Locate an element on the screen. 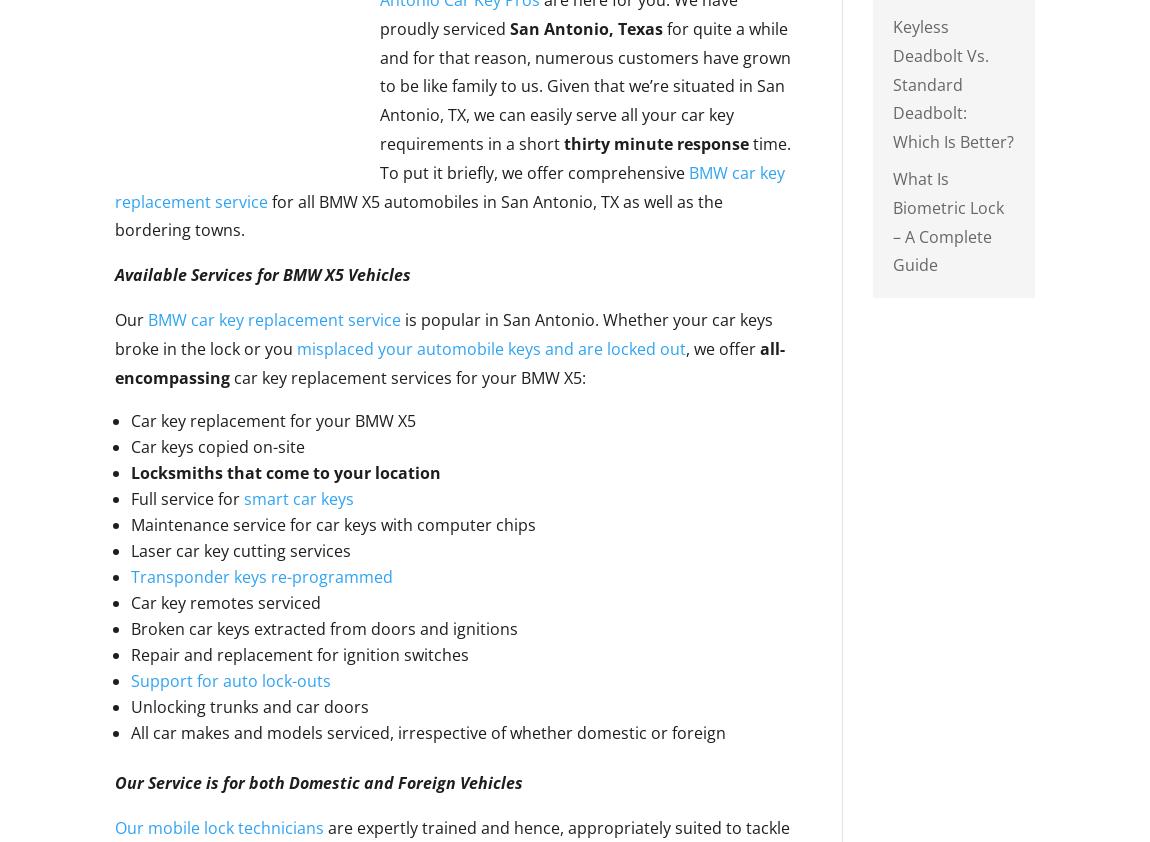 The width and height of the screenshot is (1150, 842). 'Car keys copied on-site' is located at coordinates (217, 446).